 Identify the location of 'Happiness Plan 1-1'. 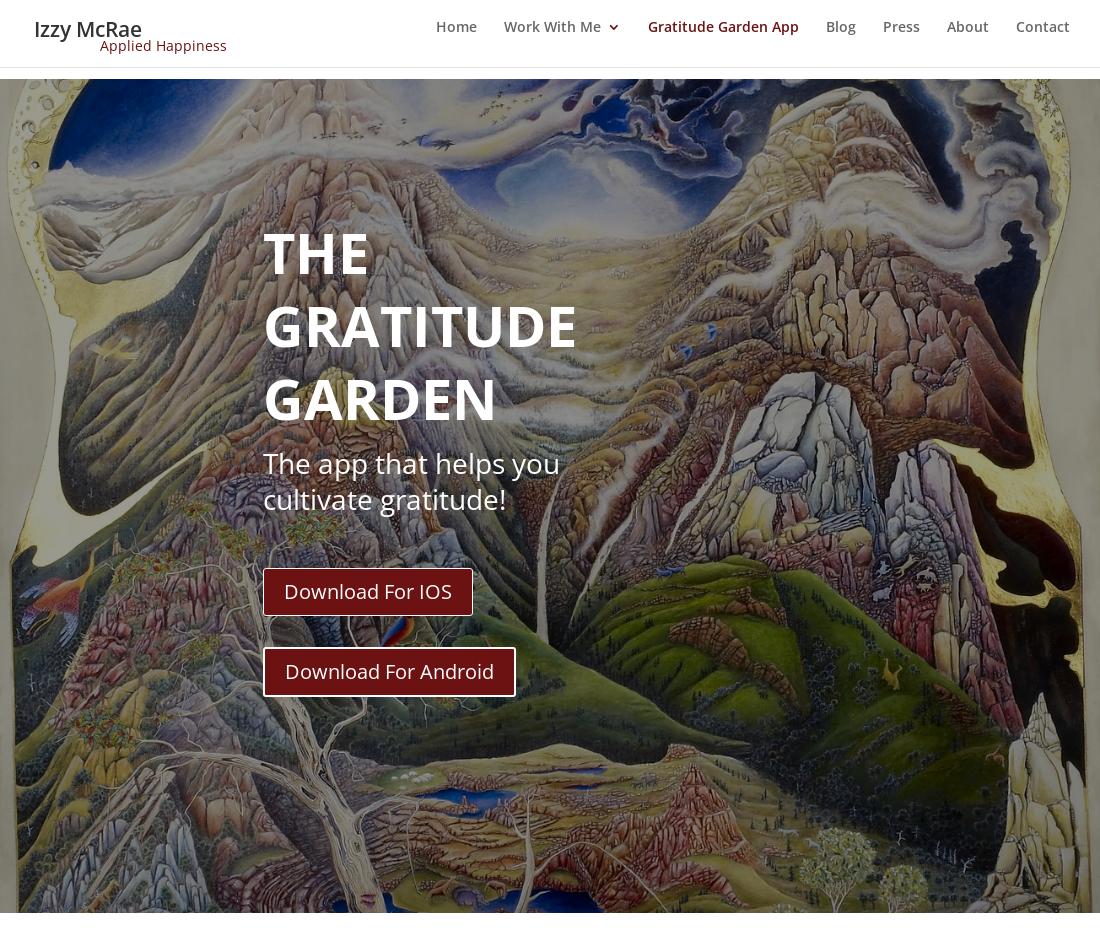
(608, 121).